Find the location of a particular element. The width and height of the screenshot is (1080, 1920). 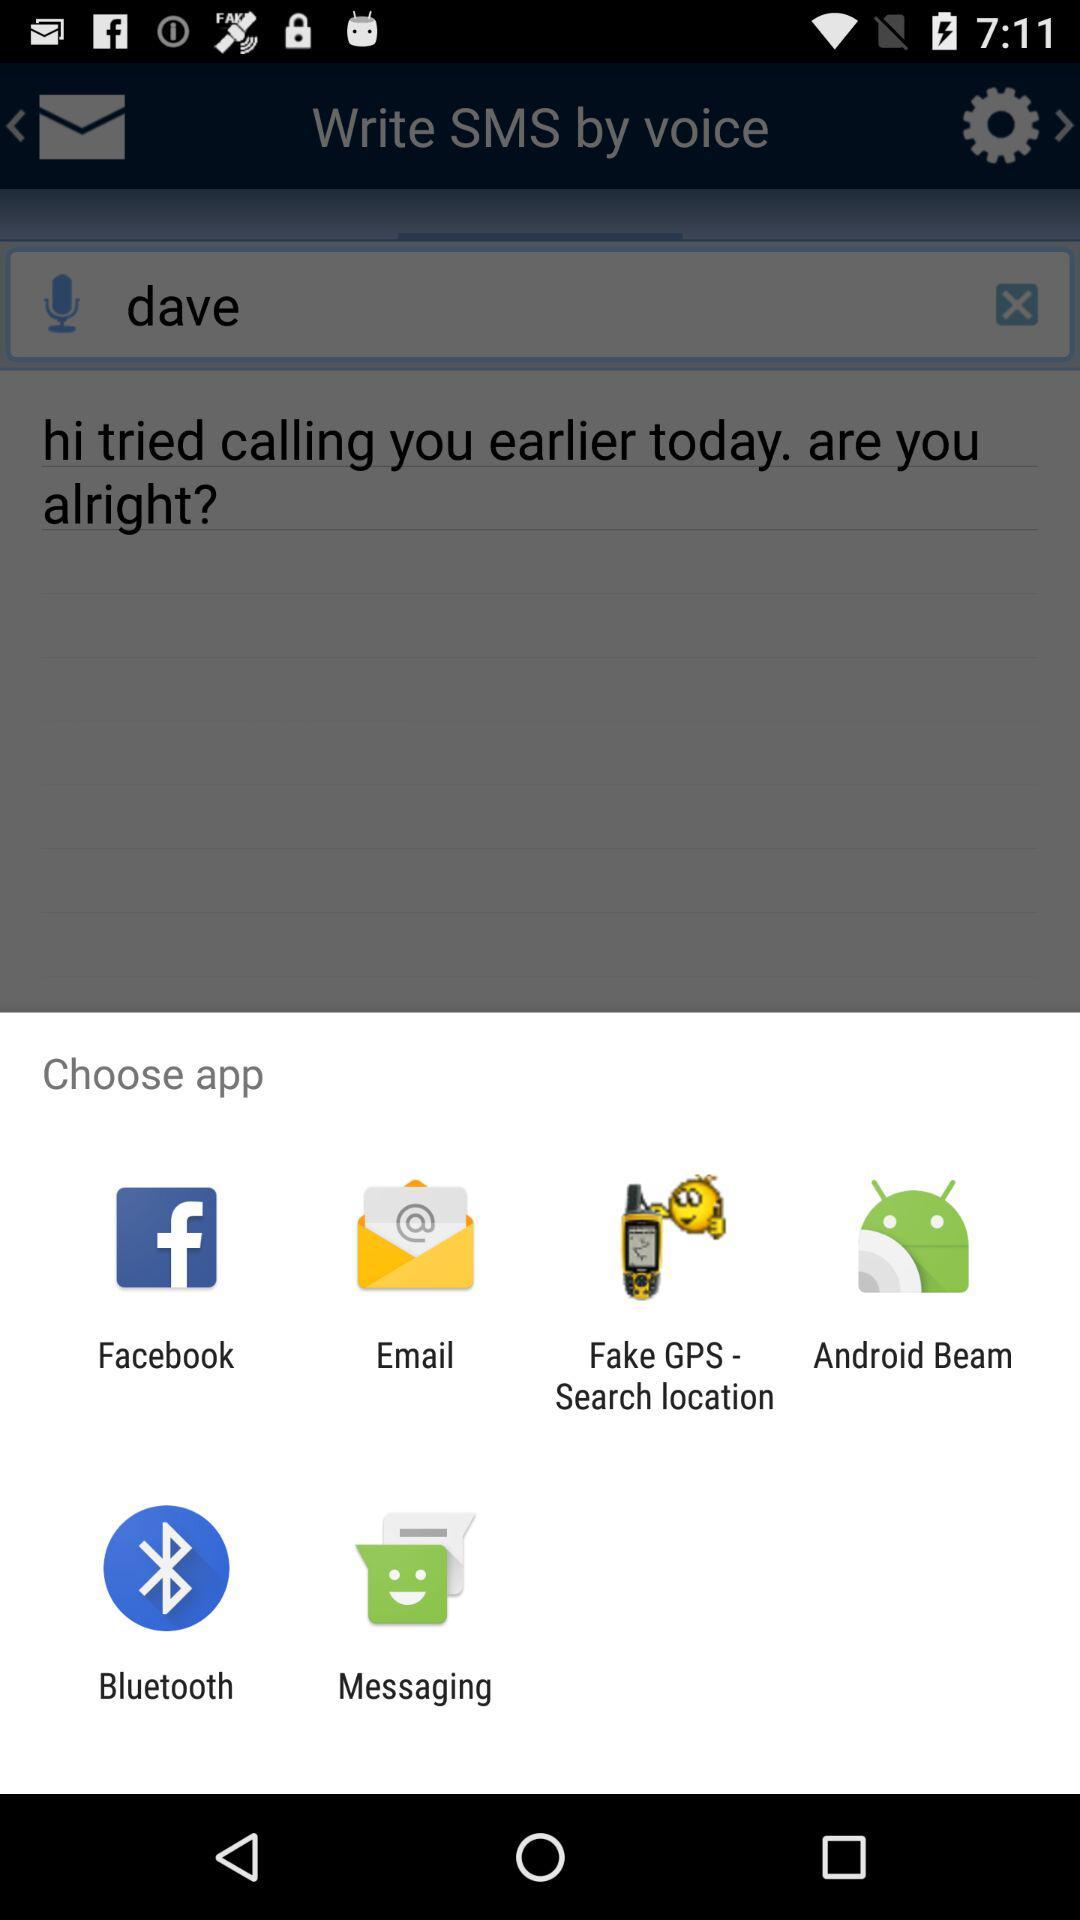

fake gps search is located at coordinates (664, 1374).